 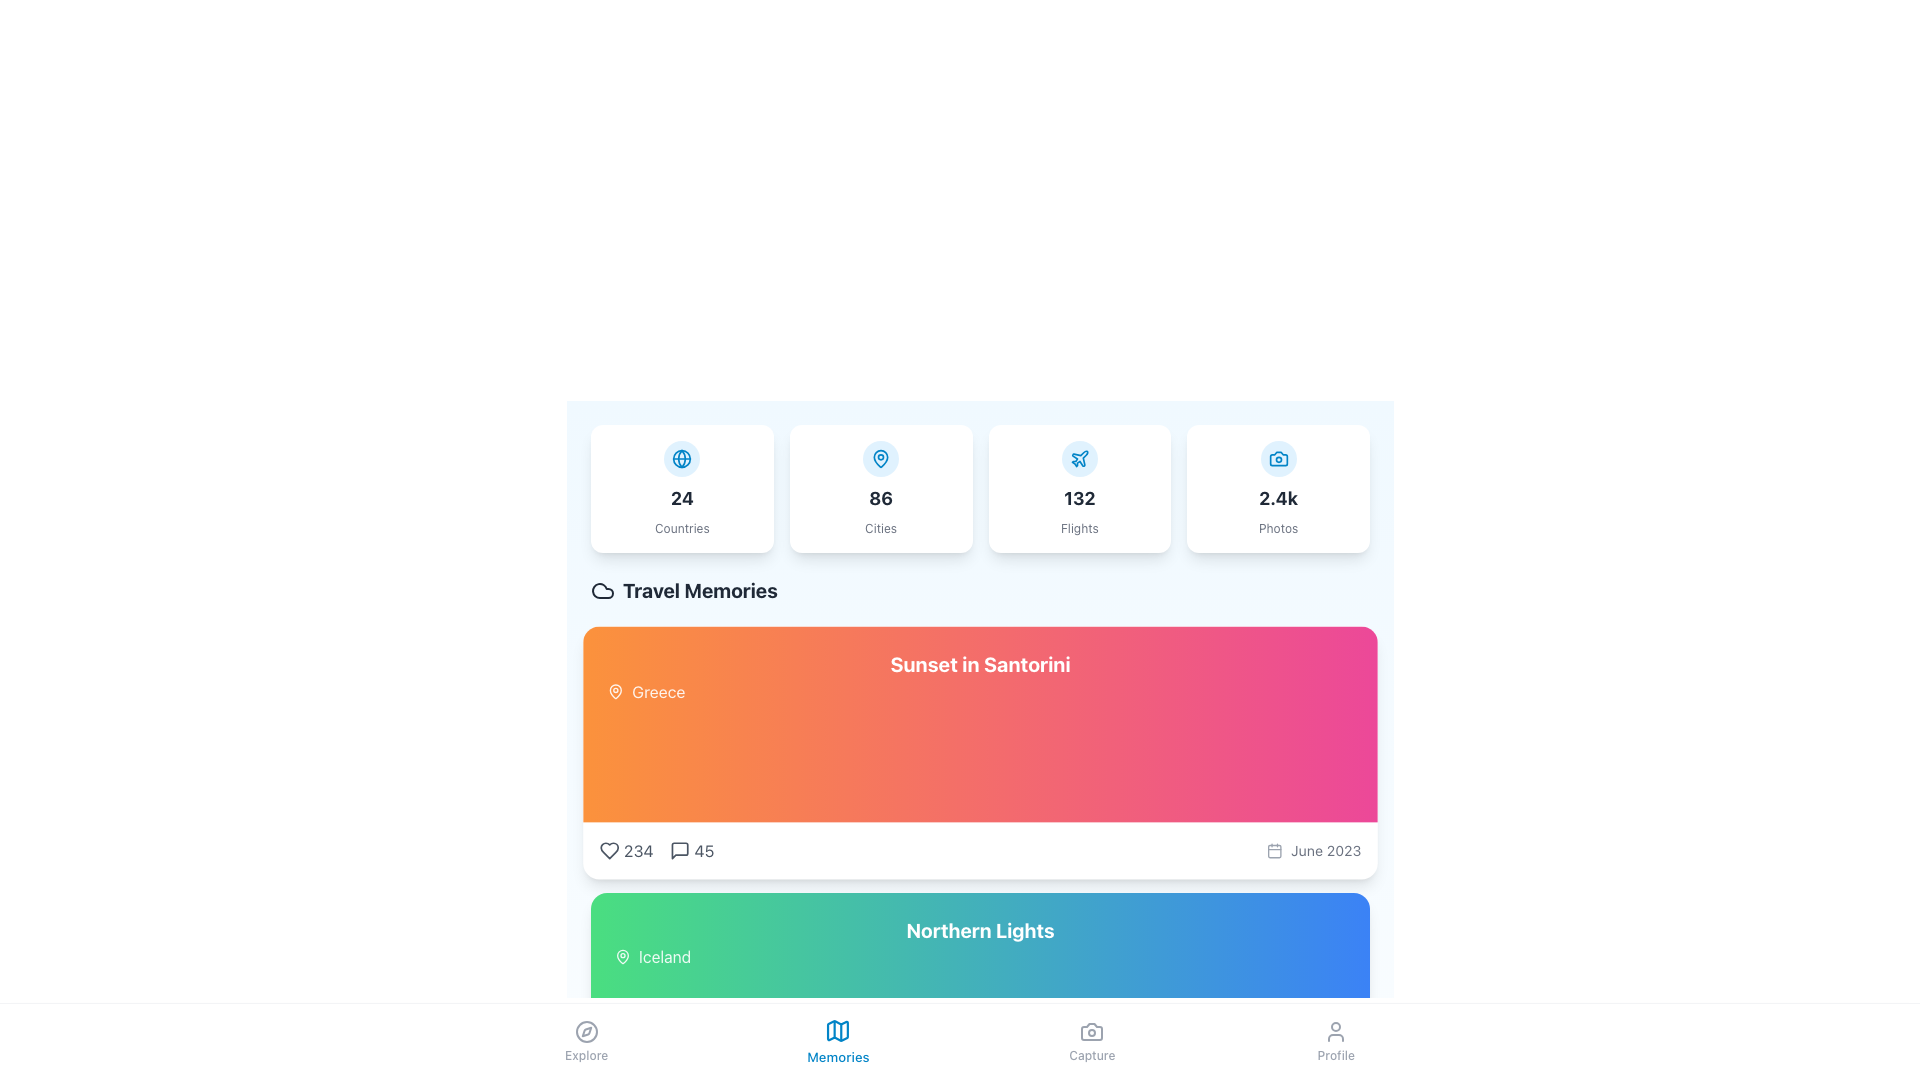 What do you see at coordinates (1314, 850) in the screenshot?
I see `text 'June 2023' from the label with a calendar icon located in the bottom-right corner of the 'Sunset in Santorini' card` at bounding box center [1314, 850].